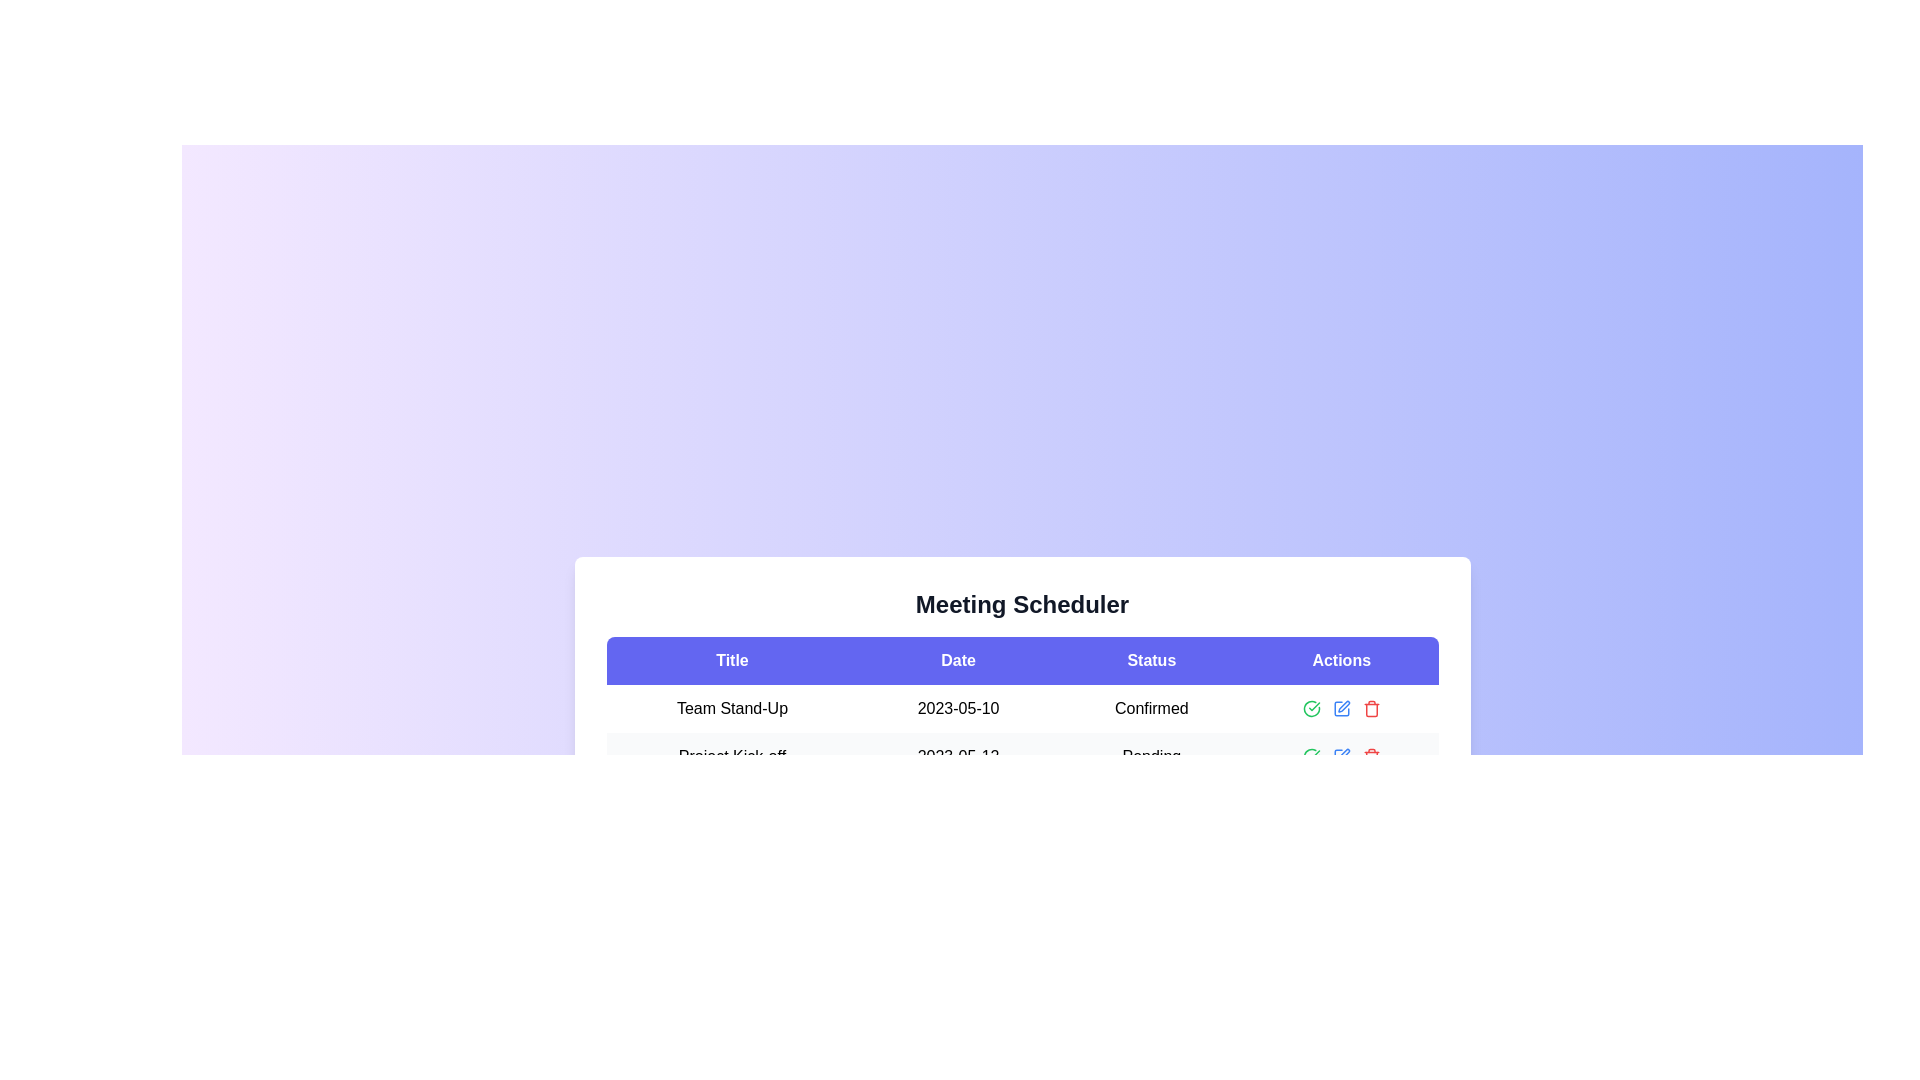 The image size is (1920, 1080). I want to click on the delete icon located at the far-right end of the action icons in the 'Actions' column of the table, so click(1370, 756).